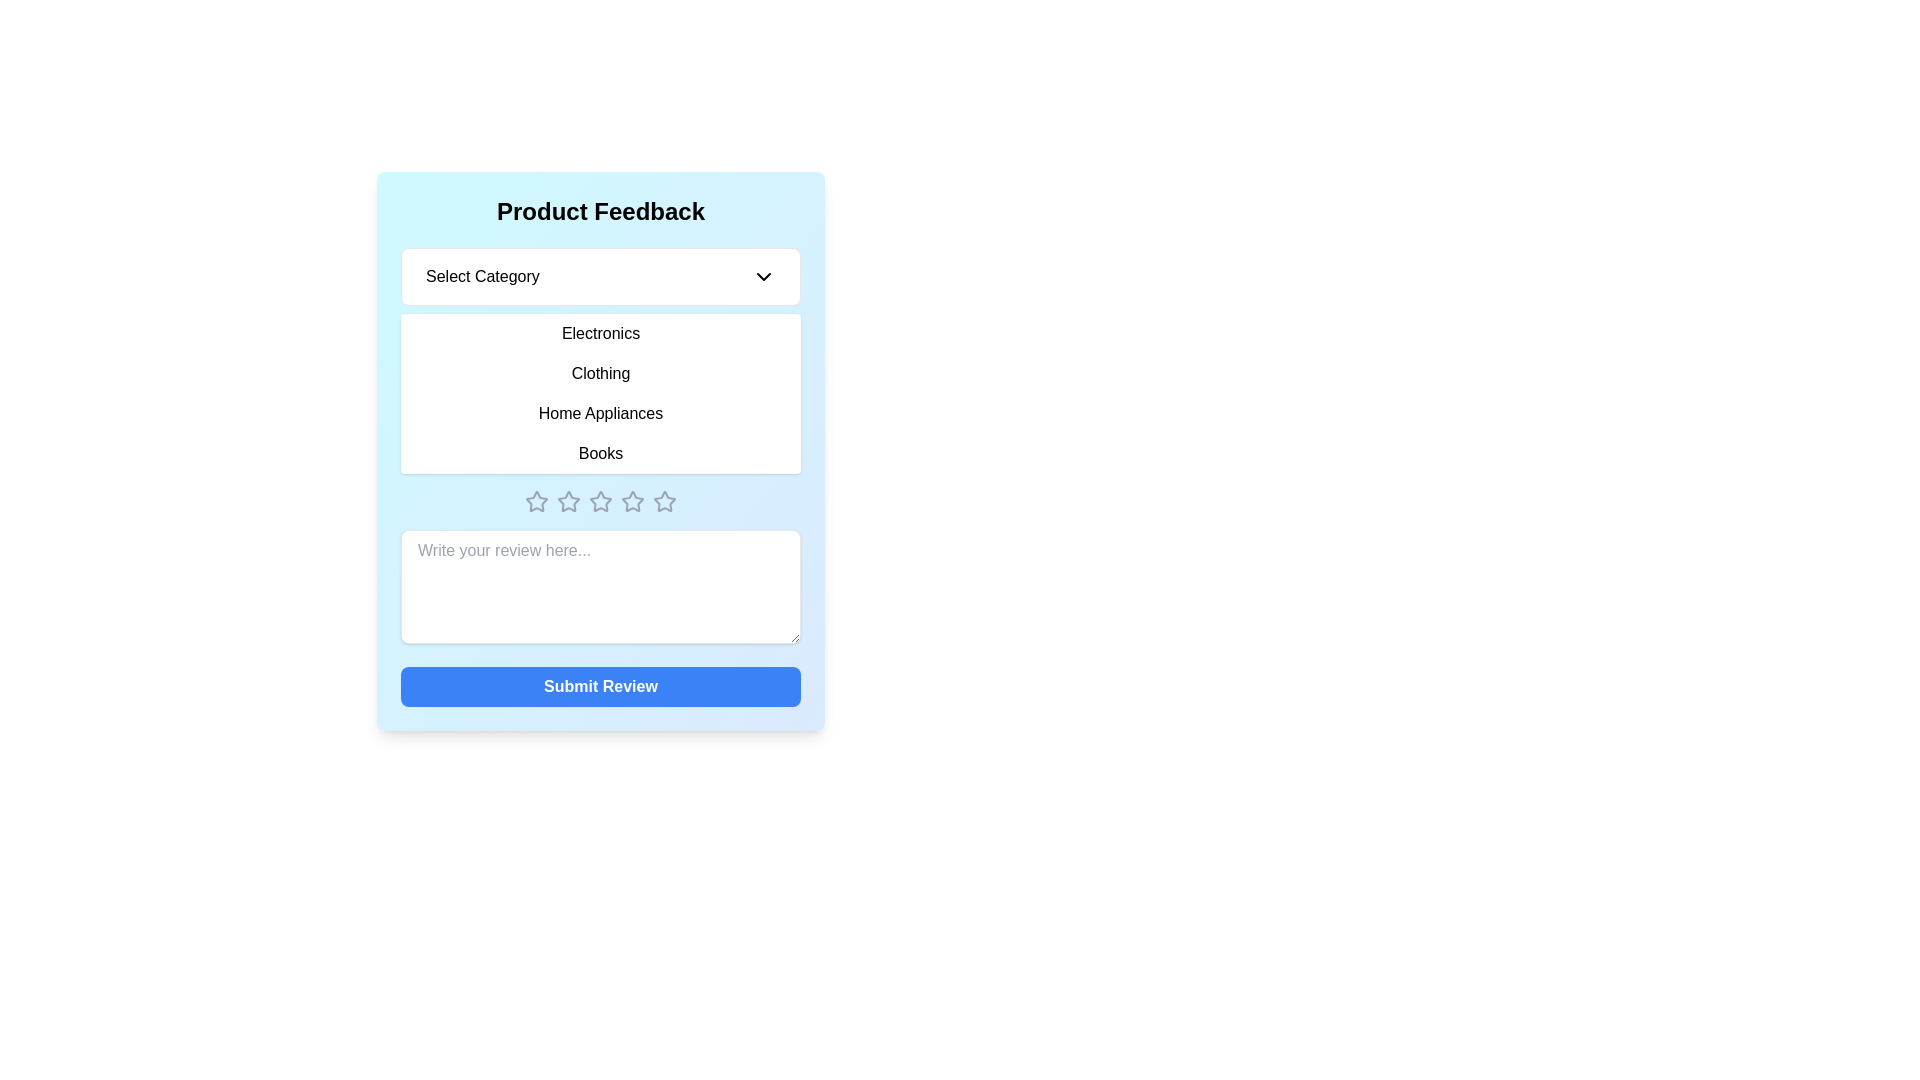  What do you see at coordinates (599, 500) in the screenshot?
I see `the third star icon in the rating control` at bounding box center [599, 500].